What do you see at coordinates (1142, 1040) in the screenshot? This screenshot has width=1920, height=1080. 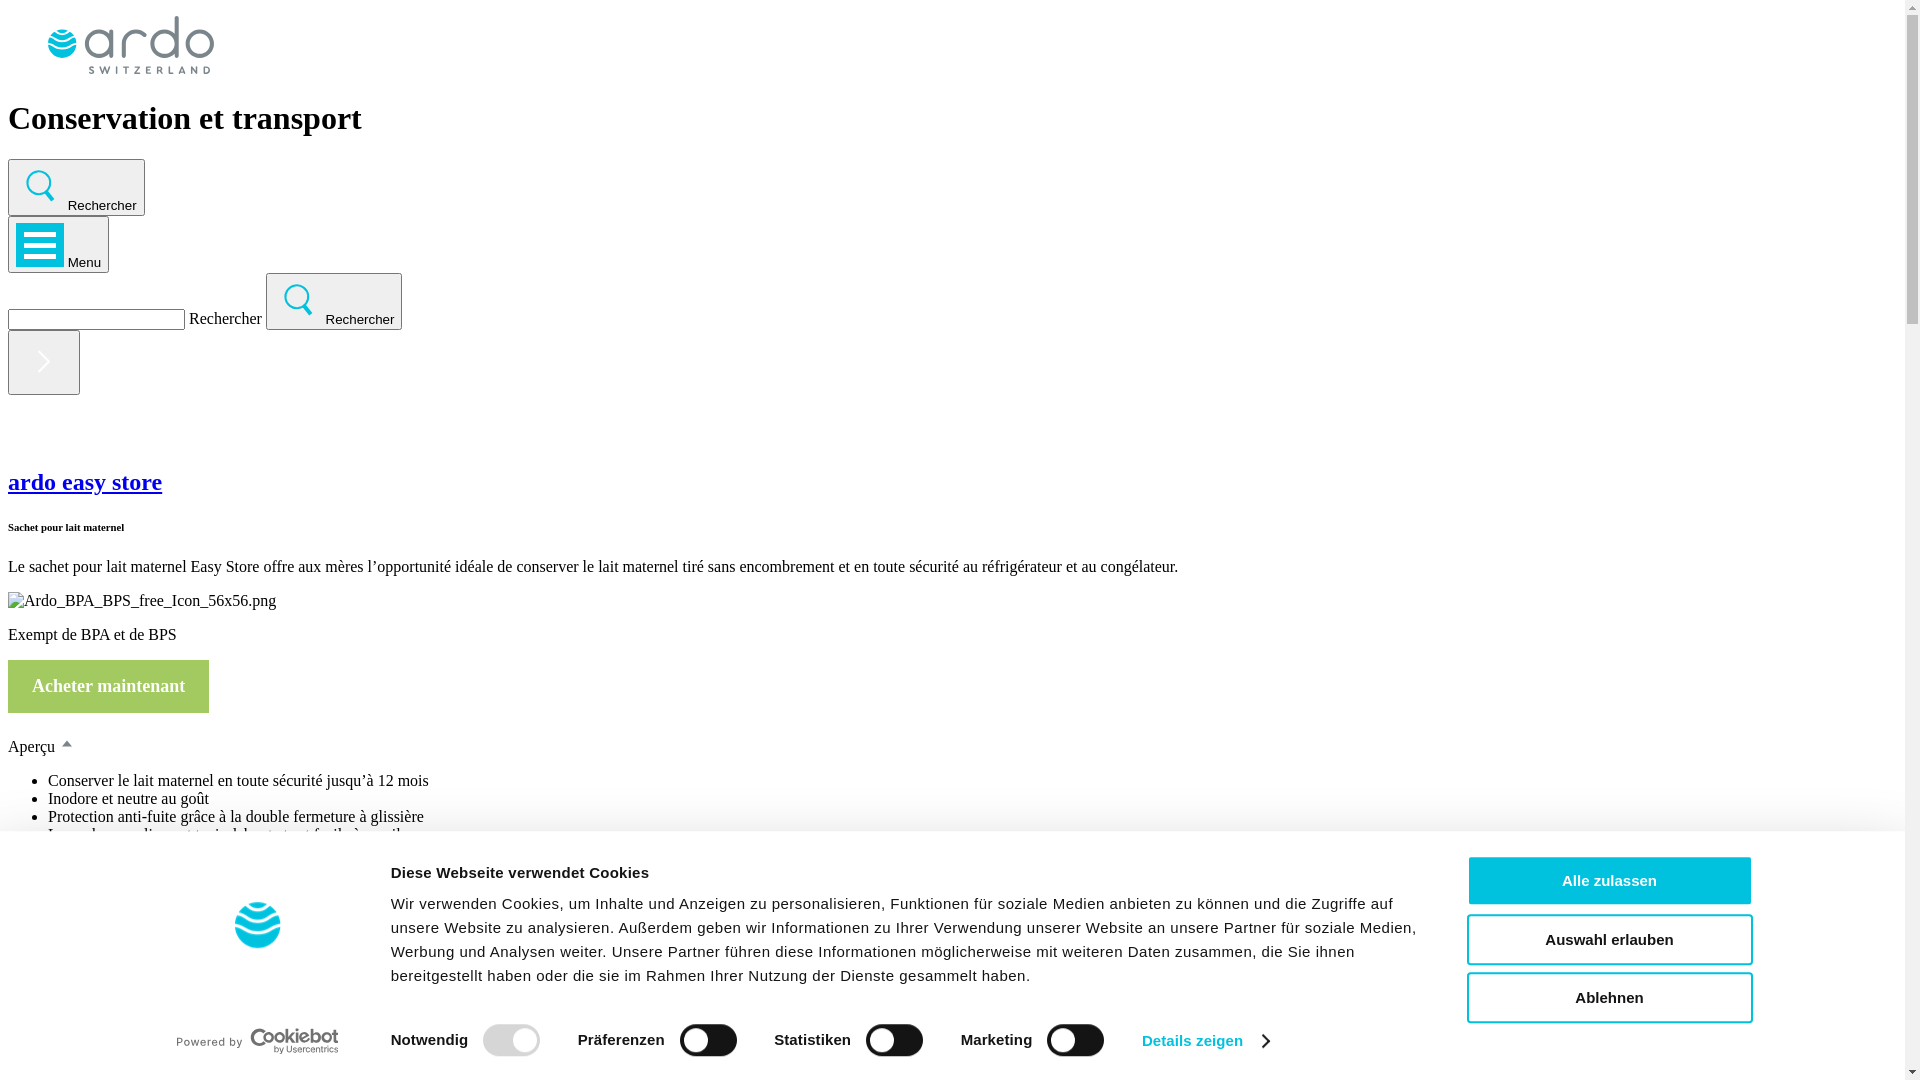 I see `'Details zeigen'` at bounding box center [1142, 1040].